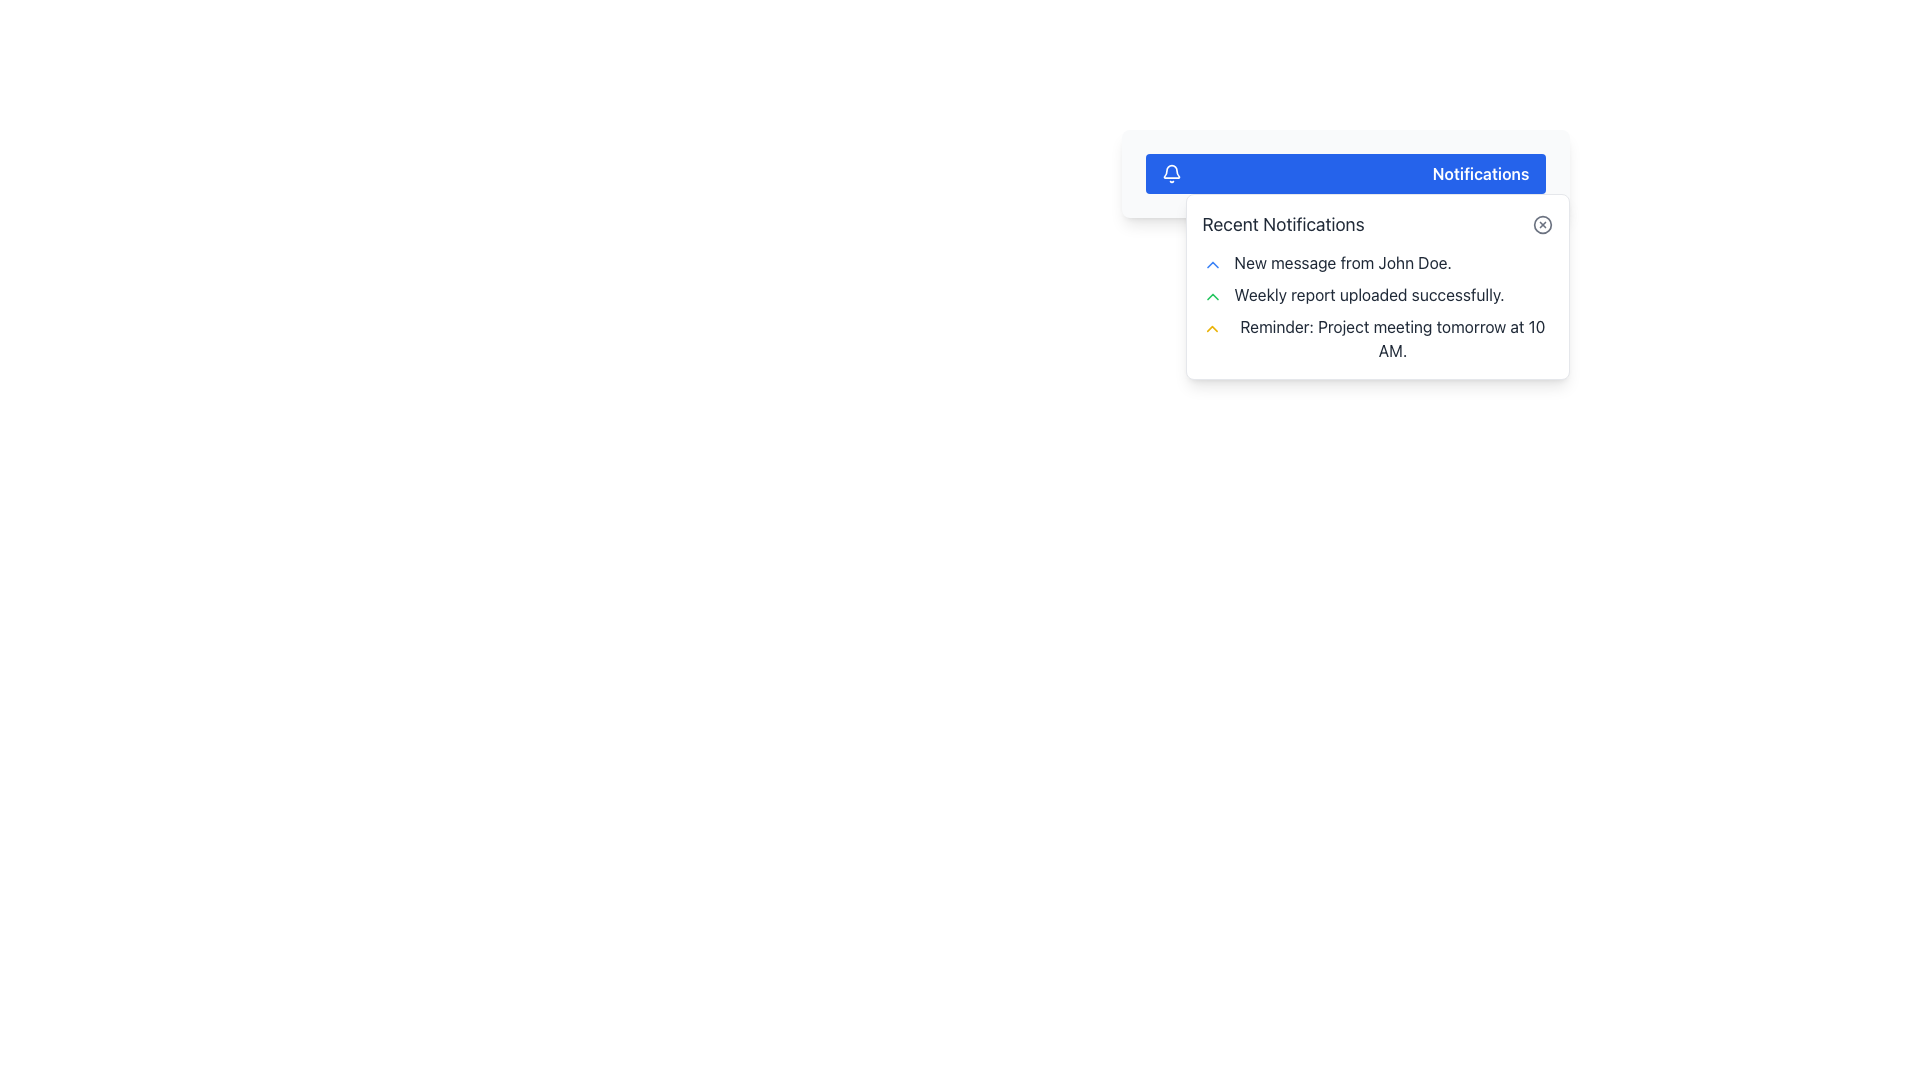 This screenshot has height=1080, width=1920. I want to click on the text element that reads 'Recent Notifications', which is styled with a larger font size and appears bold in dark gray or black color, so click(1283, 224).